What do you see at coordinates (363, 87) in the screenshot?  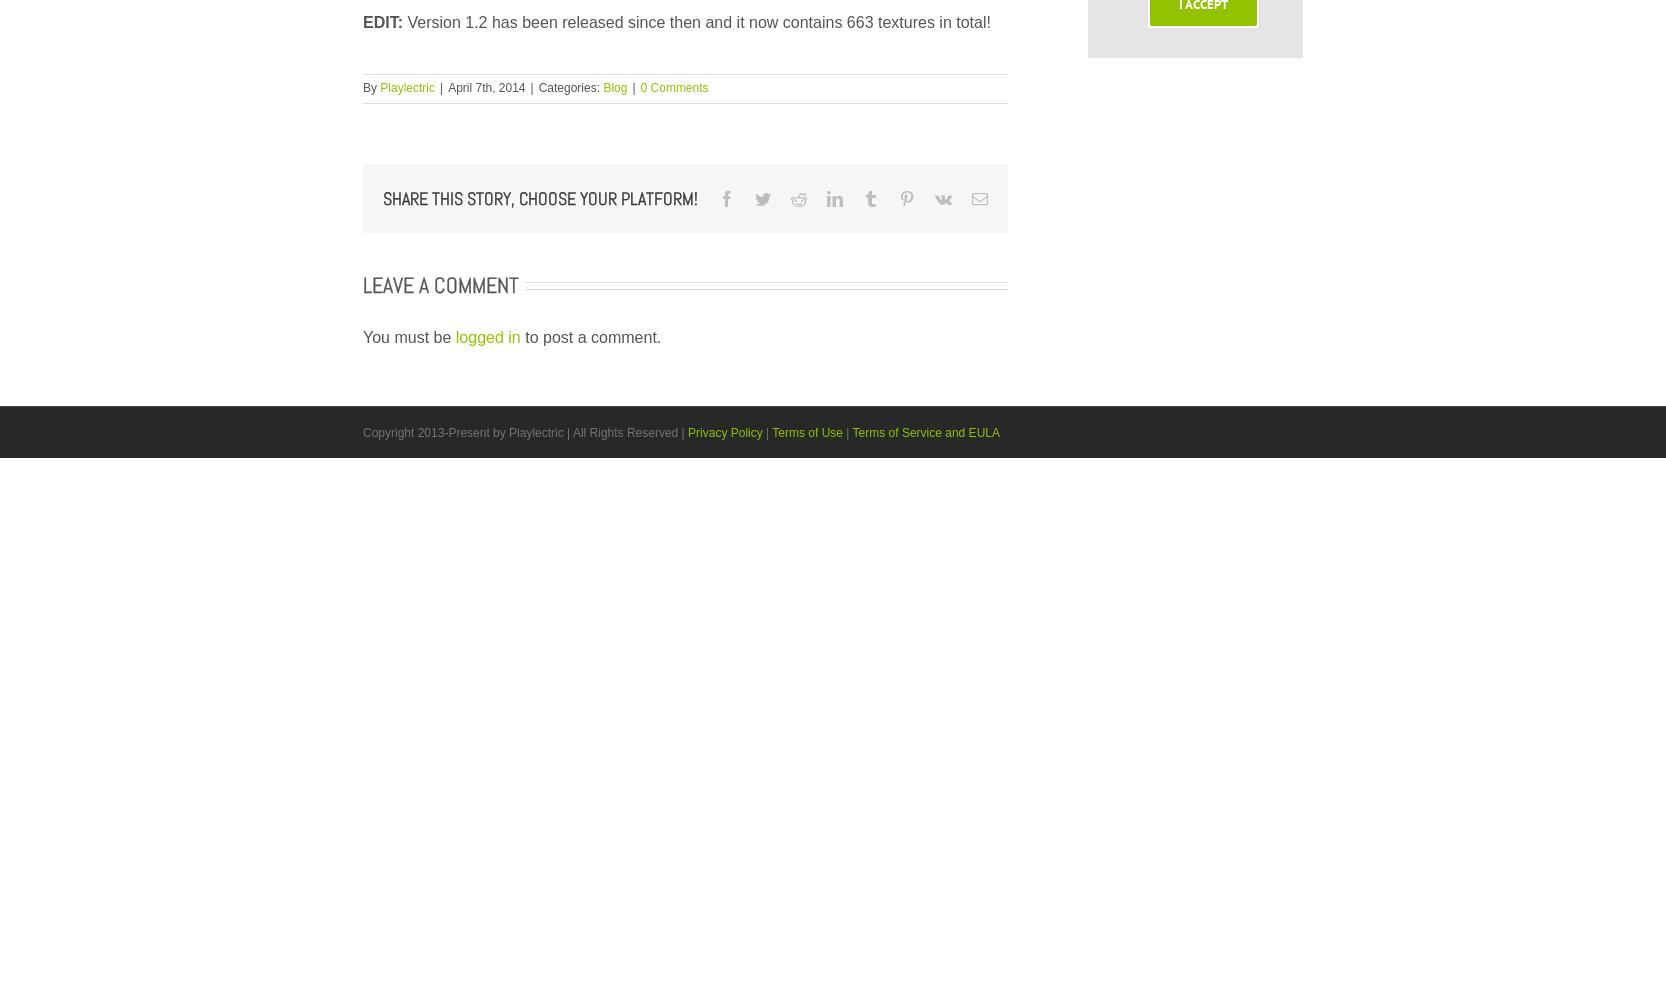 I see `'By'` at bounding box center [363, 87].